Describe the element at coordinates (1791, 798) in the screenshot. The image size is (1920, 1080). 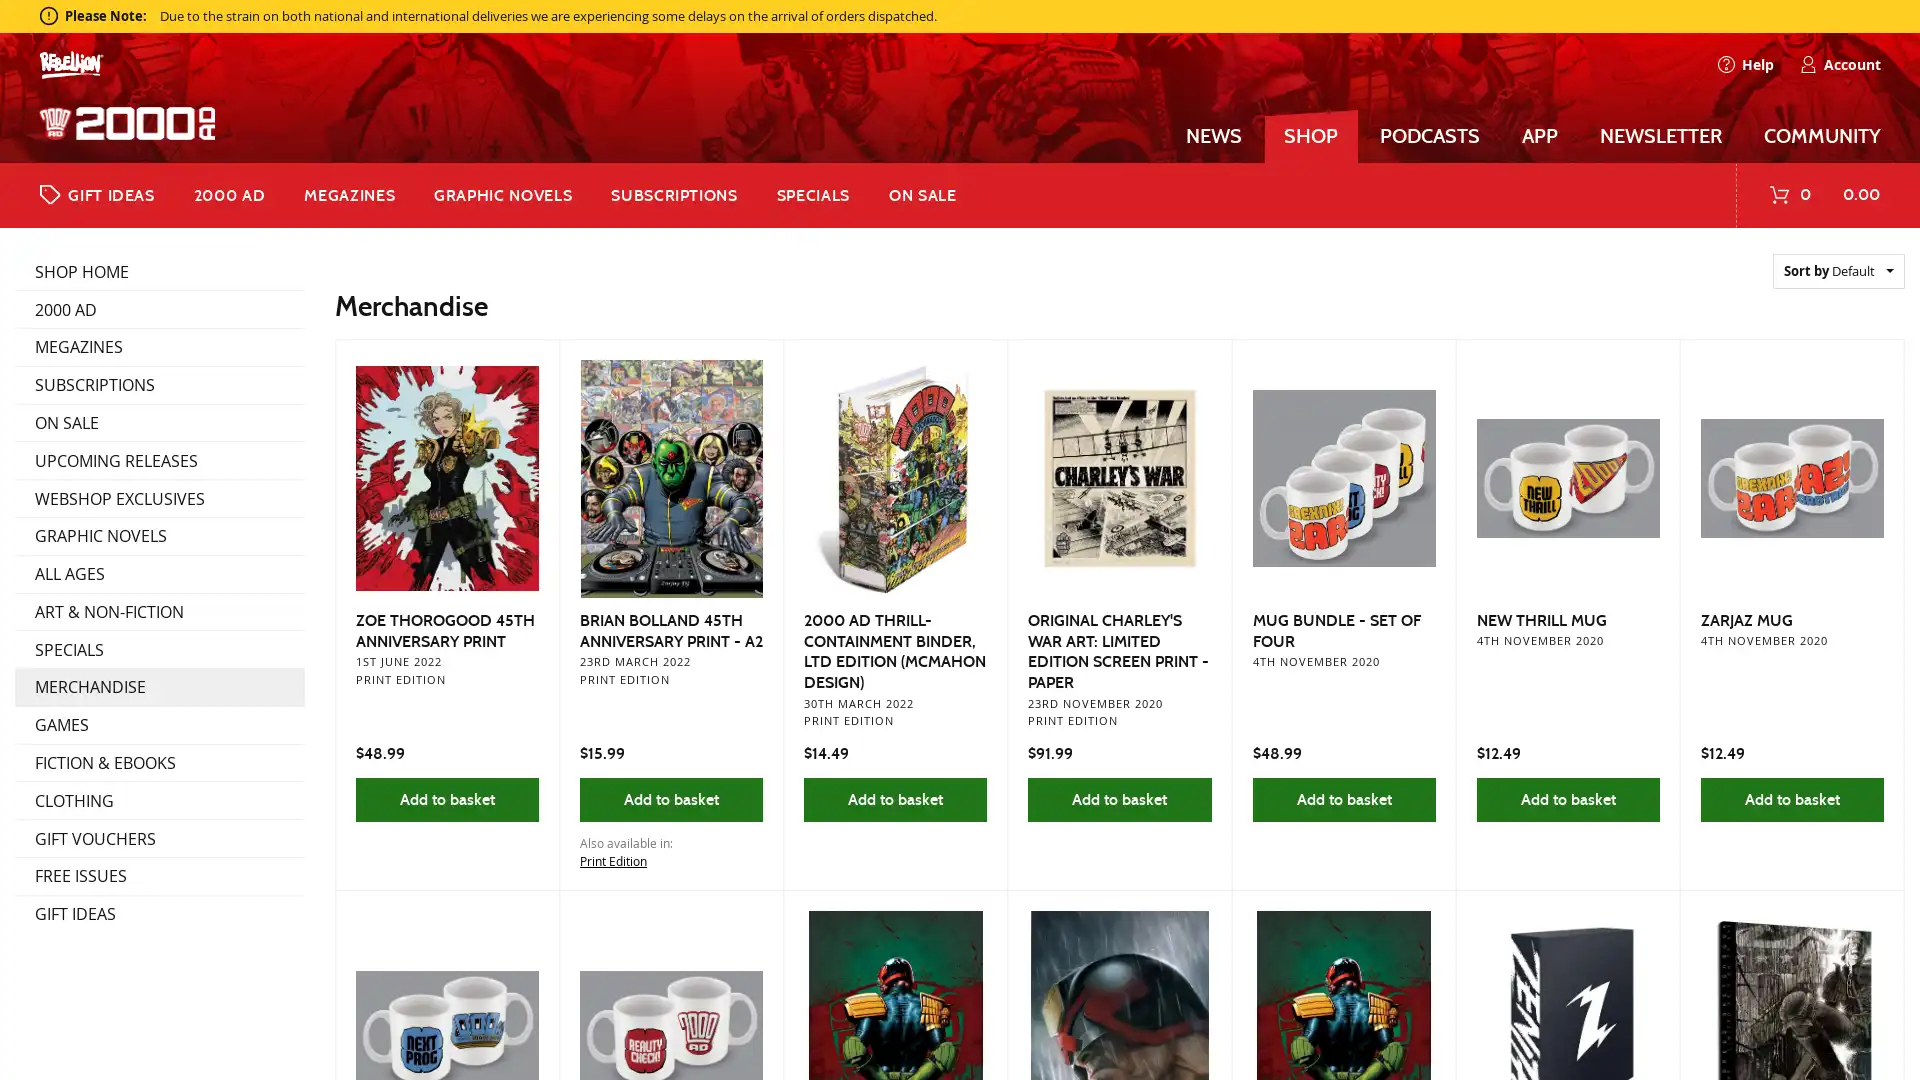
I see `Add to basket` at that location.